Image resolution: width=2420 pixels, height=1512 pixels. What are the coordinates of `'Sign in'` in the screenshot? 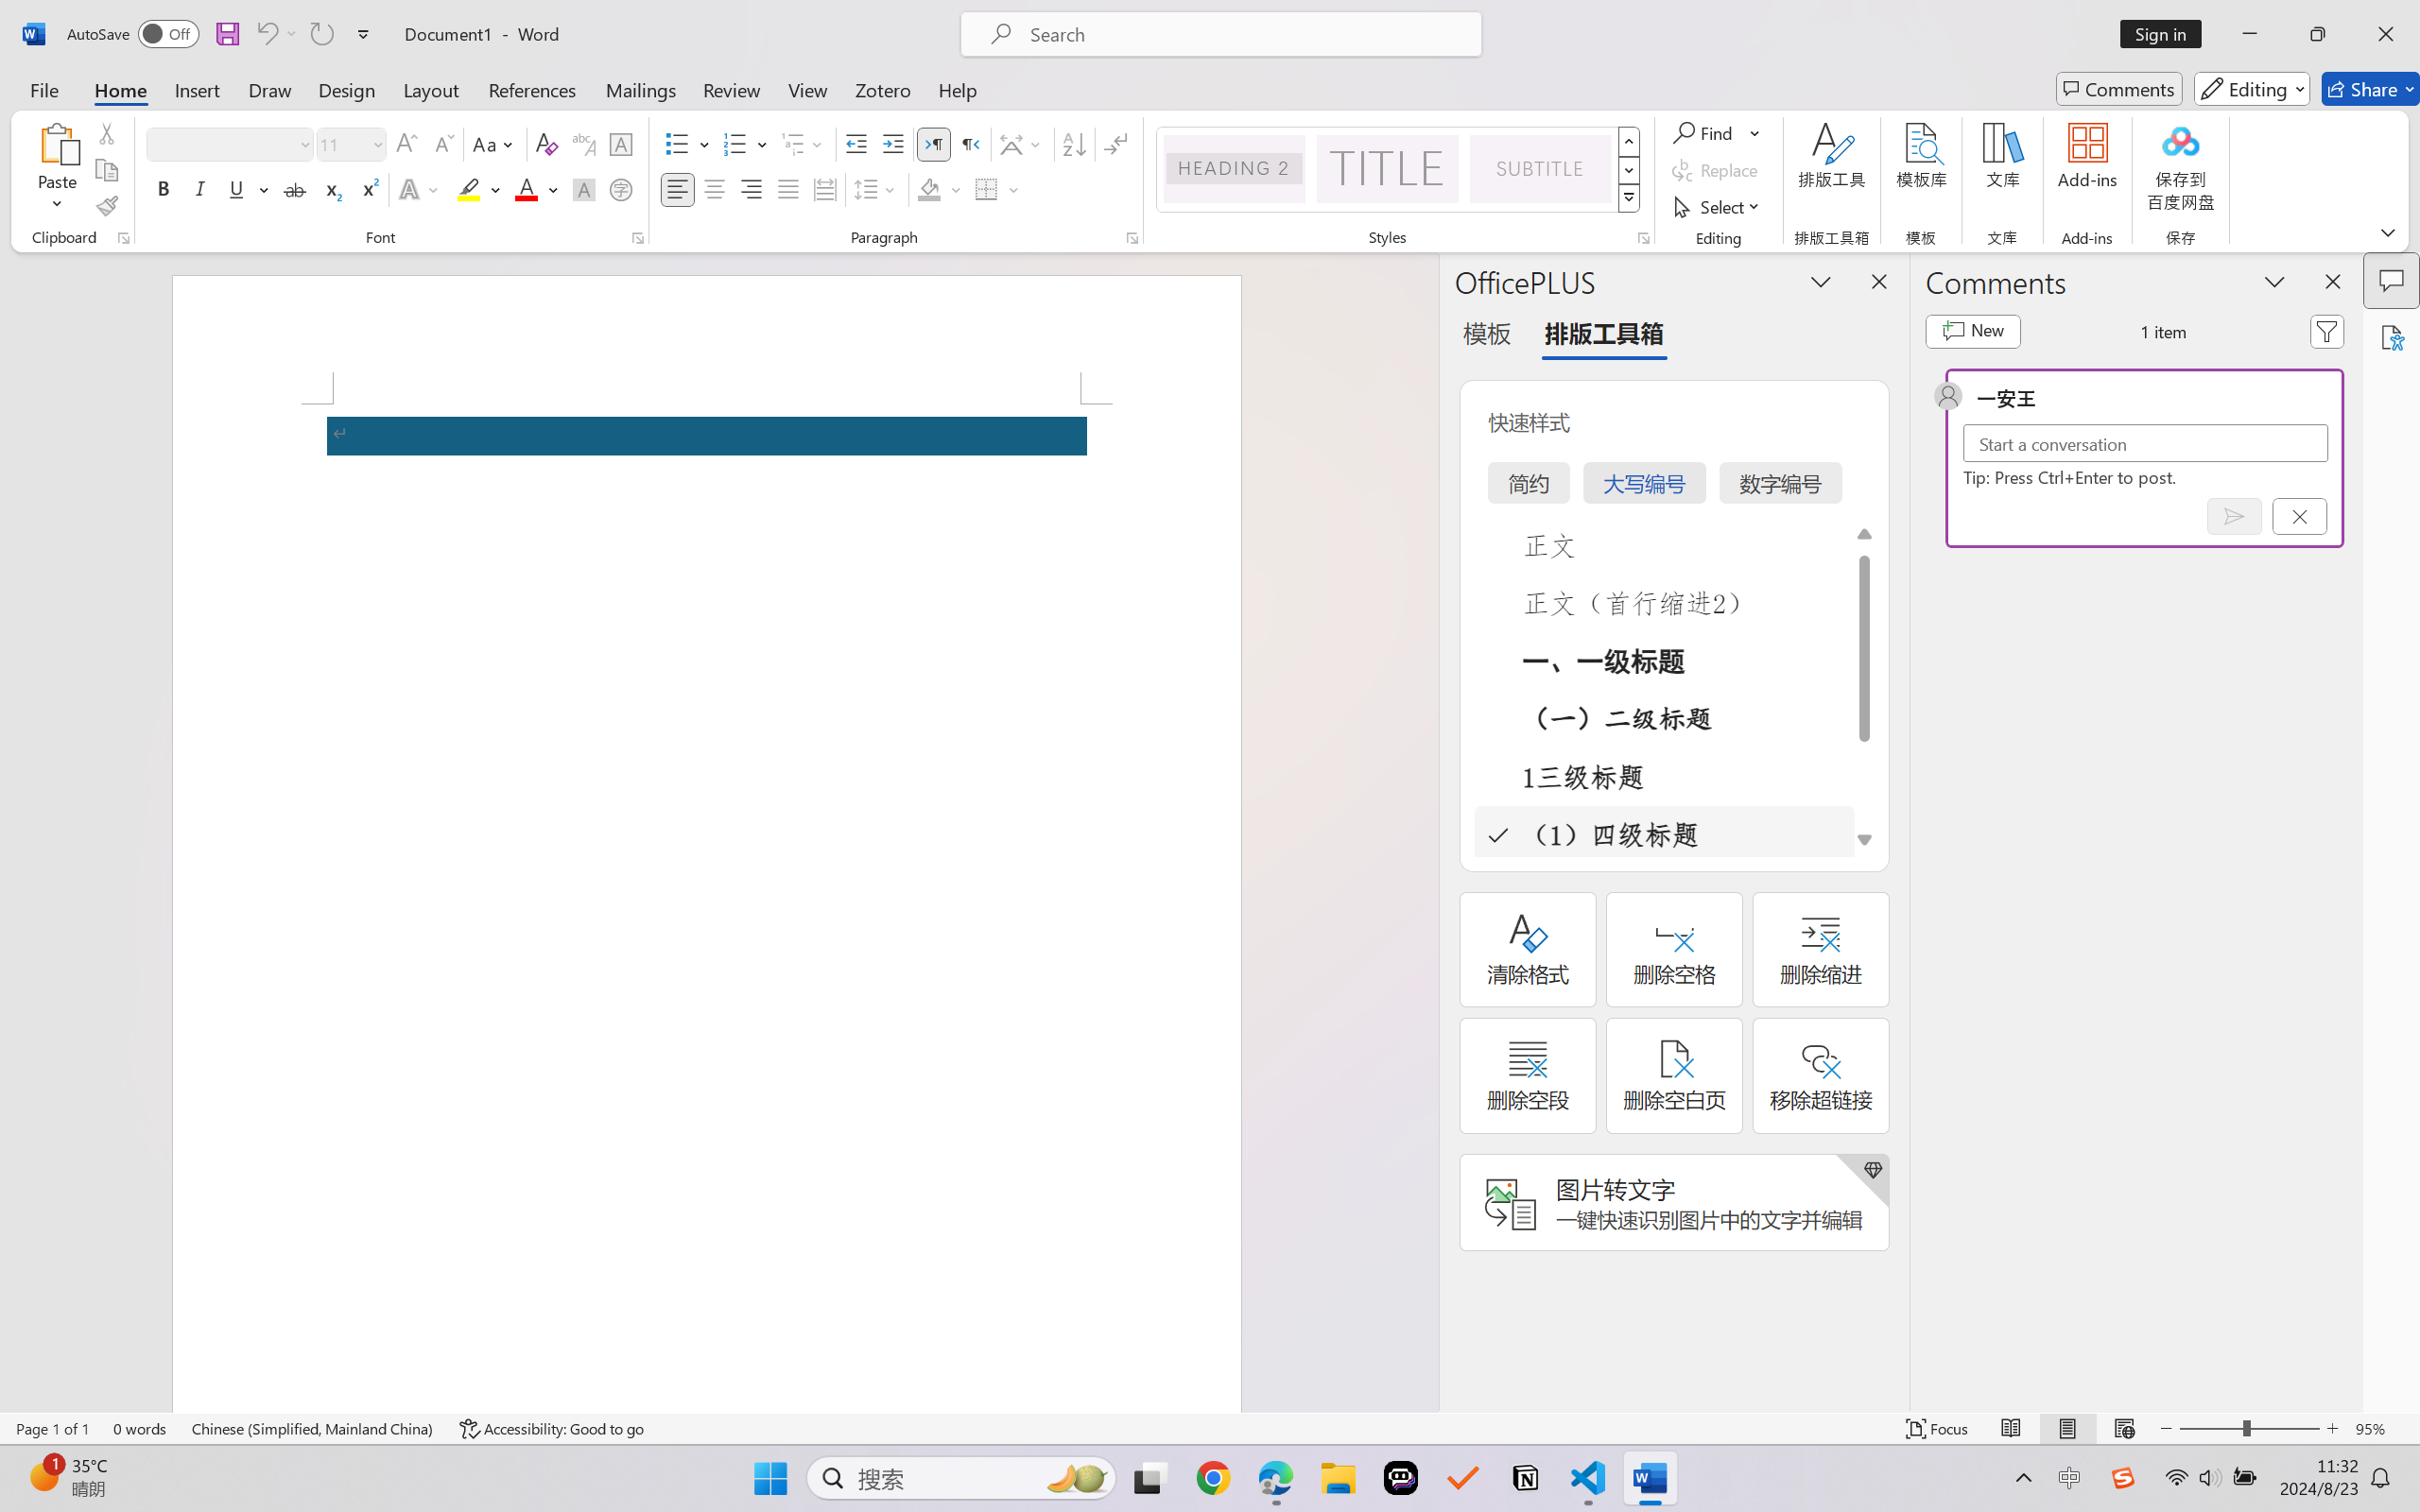 It's located at (2168, 33).